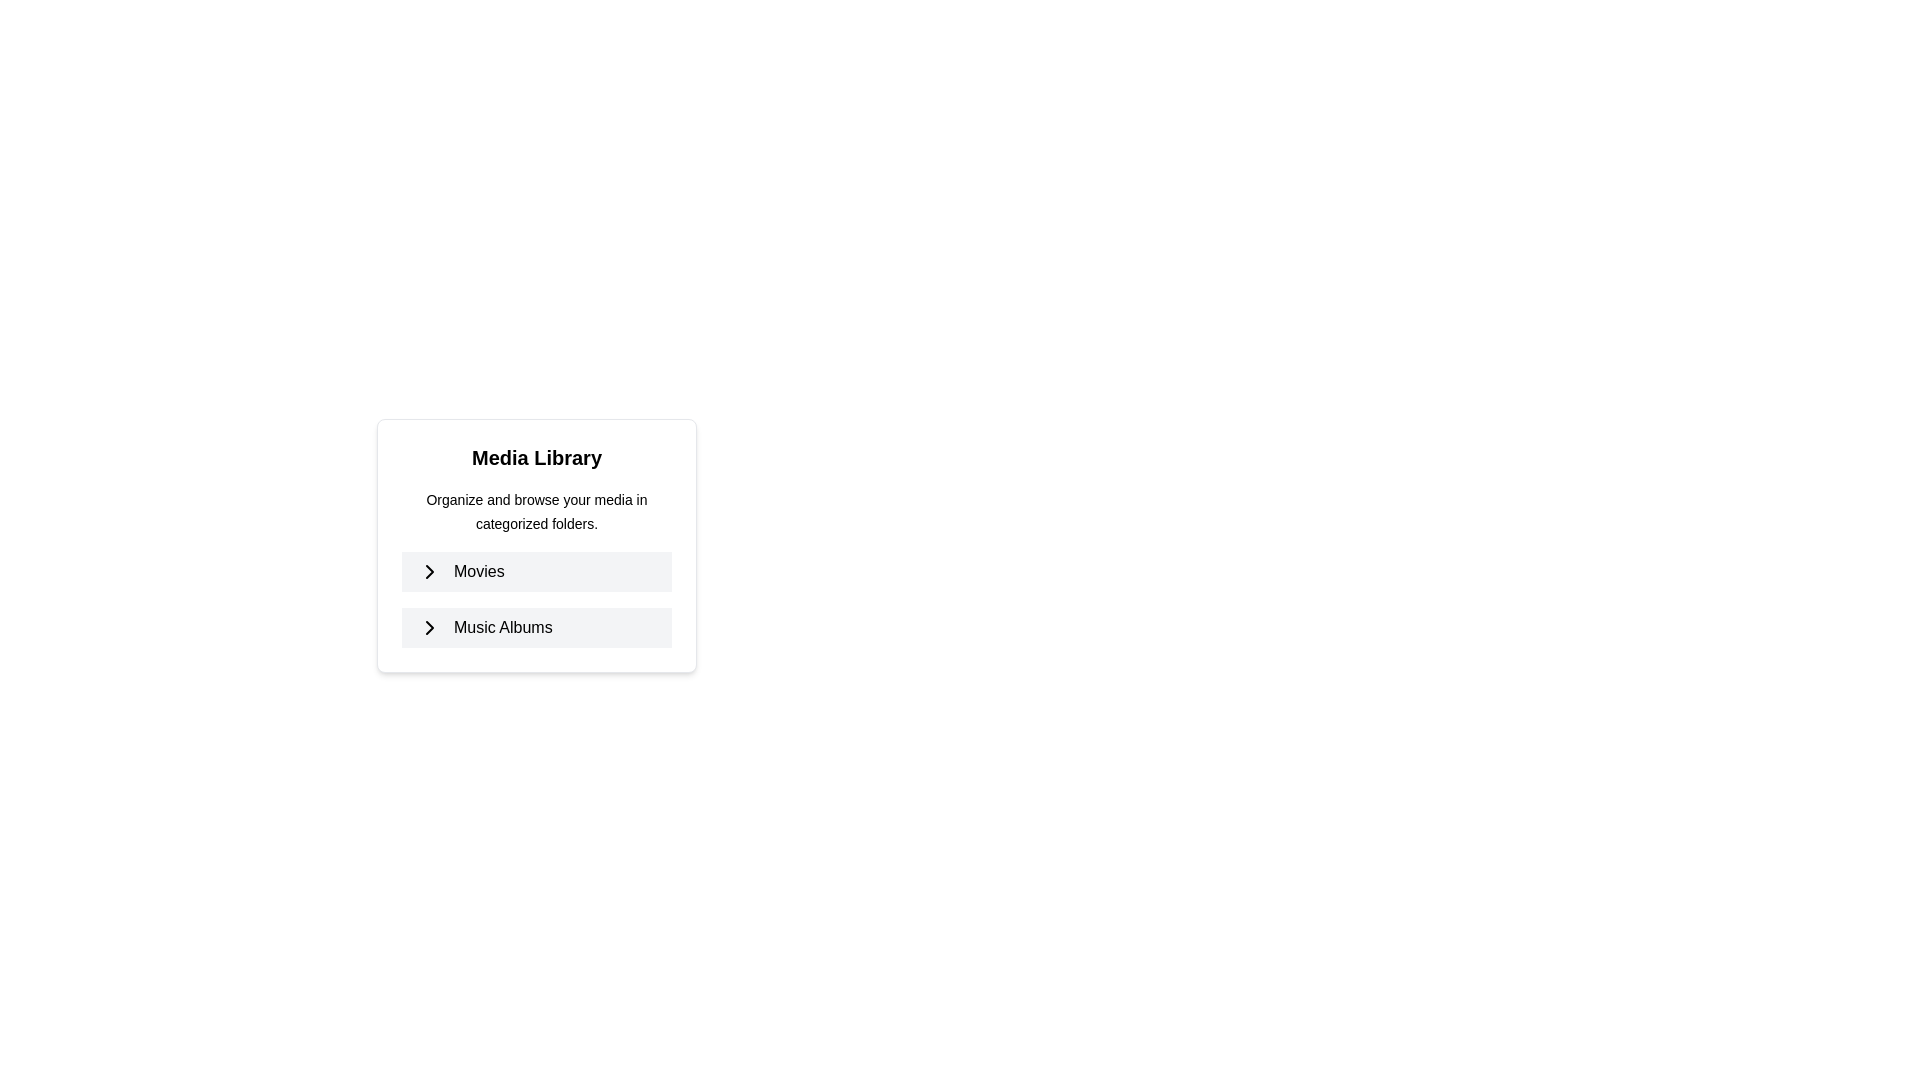  What do you see at coordinates (537, 627) in the screenshot?
I see `the Expandable Section Header for 'Music Albums'` at bounding box center [537, 627].